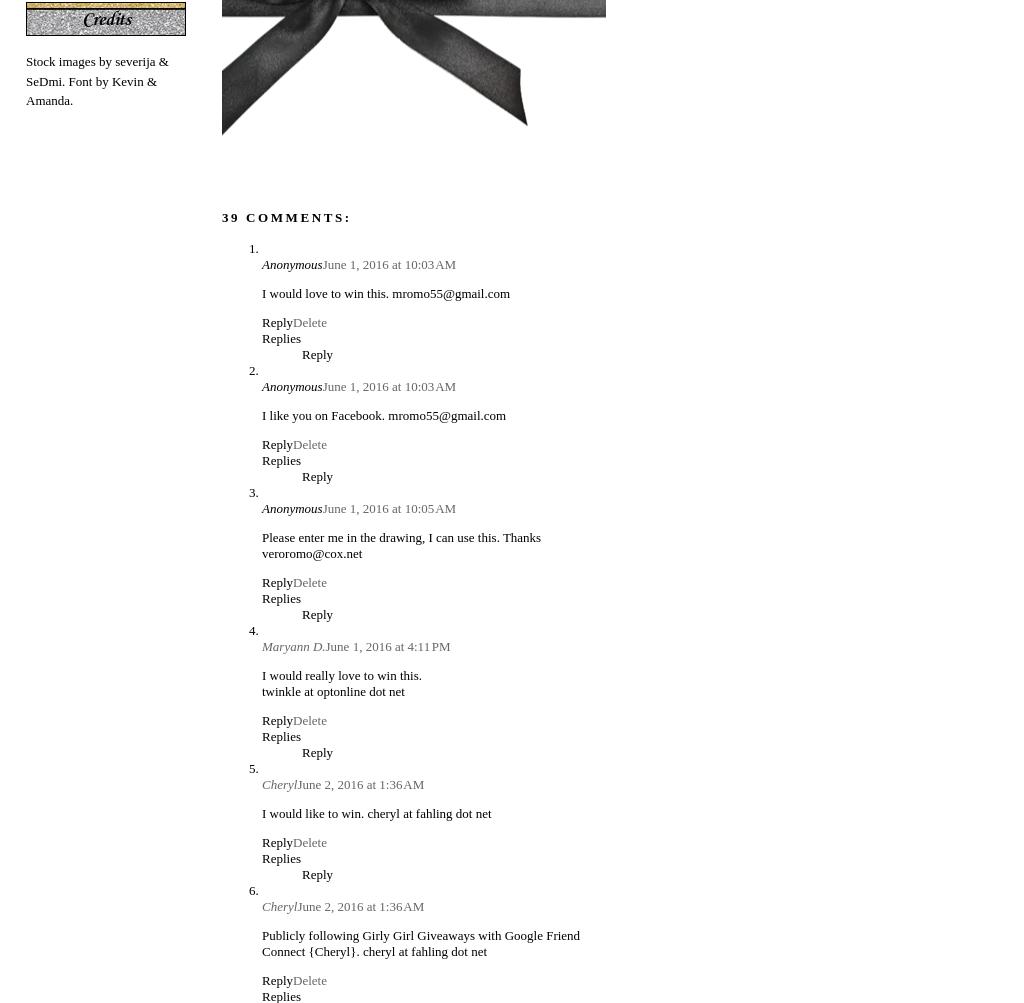 The image size is (1024, 1003). I want to click on 'I would like to win. cheryl at fahling dot net', so click(376, 812).